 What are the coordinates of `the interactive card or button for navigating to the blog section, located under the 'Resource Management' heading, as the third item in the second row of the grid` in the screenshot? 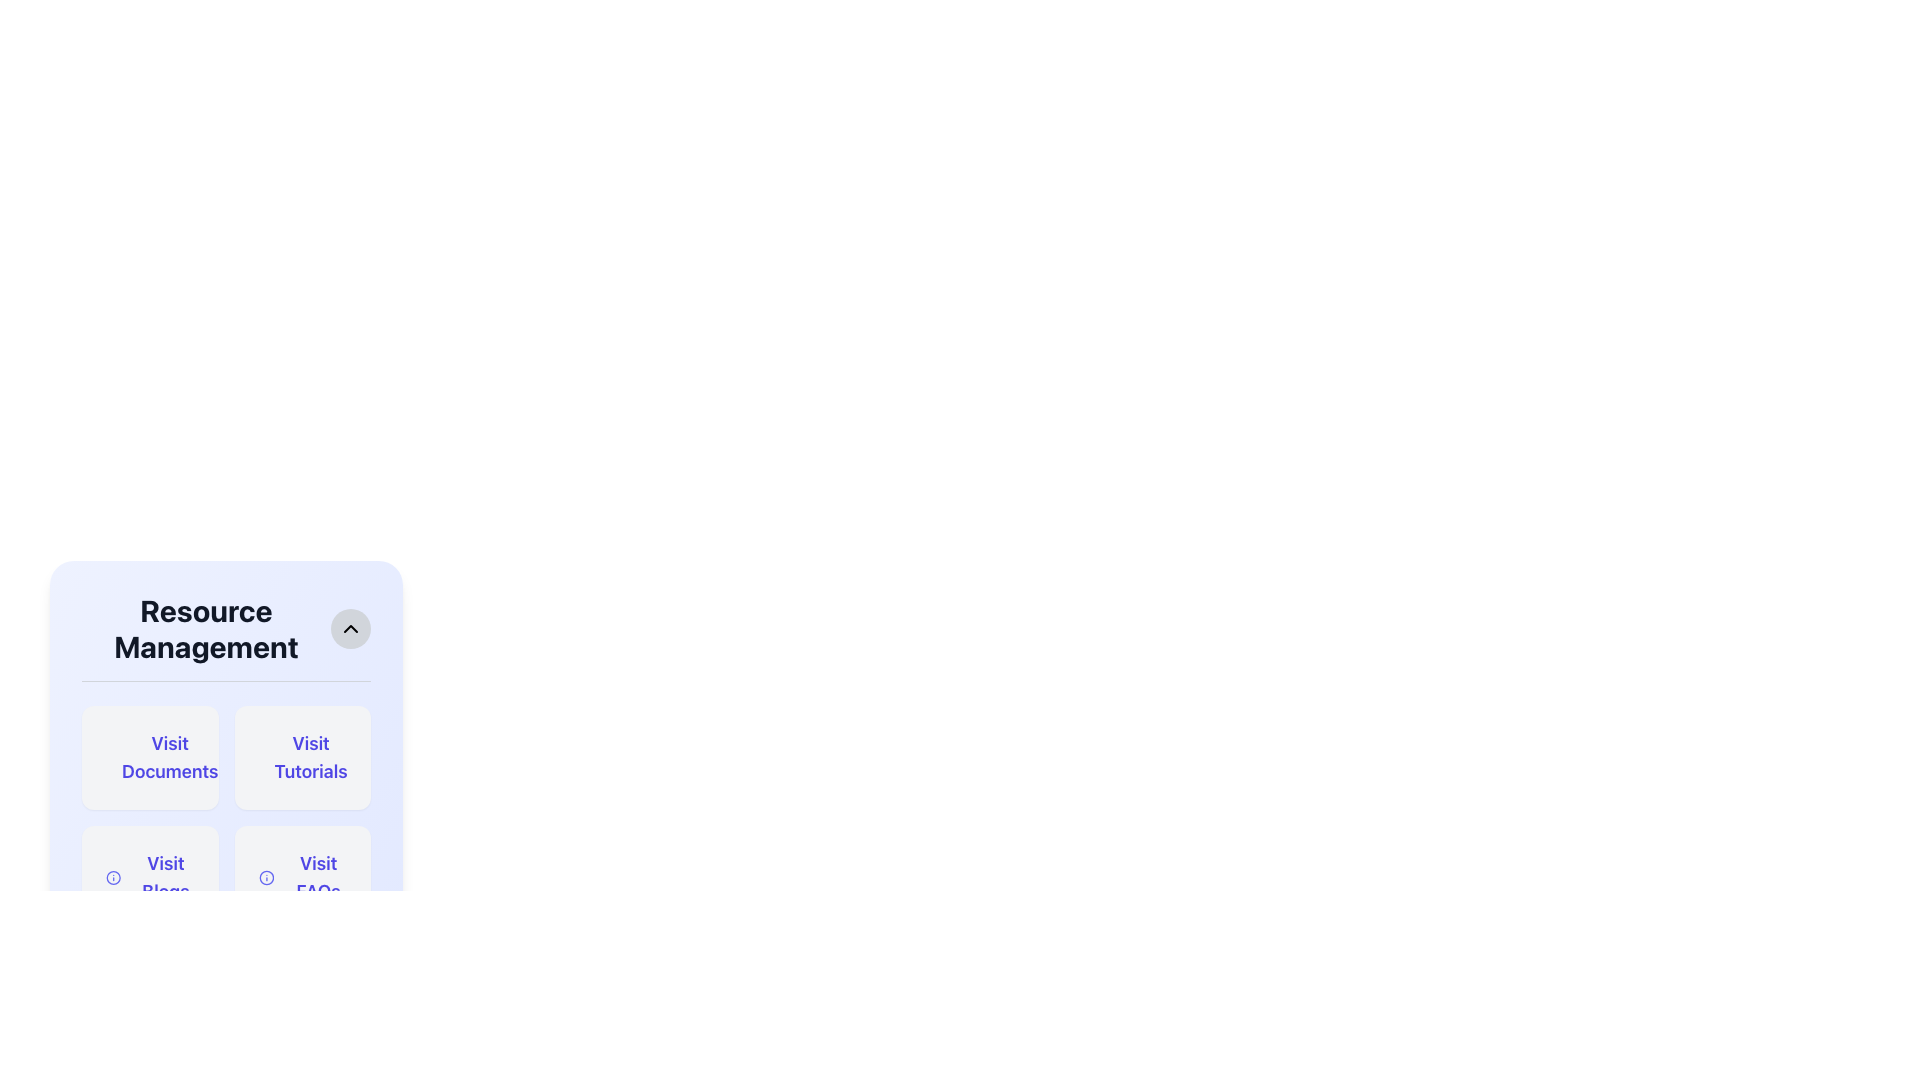 It's located at (149, 877).